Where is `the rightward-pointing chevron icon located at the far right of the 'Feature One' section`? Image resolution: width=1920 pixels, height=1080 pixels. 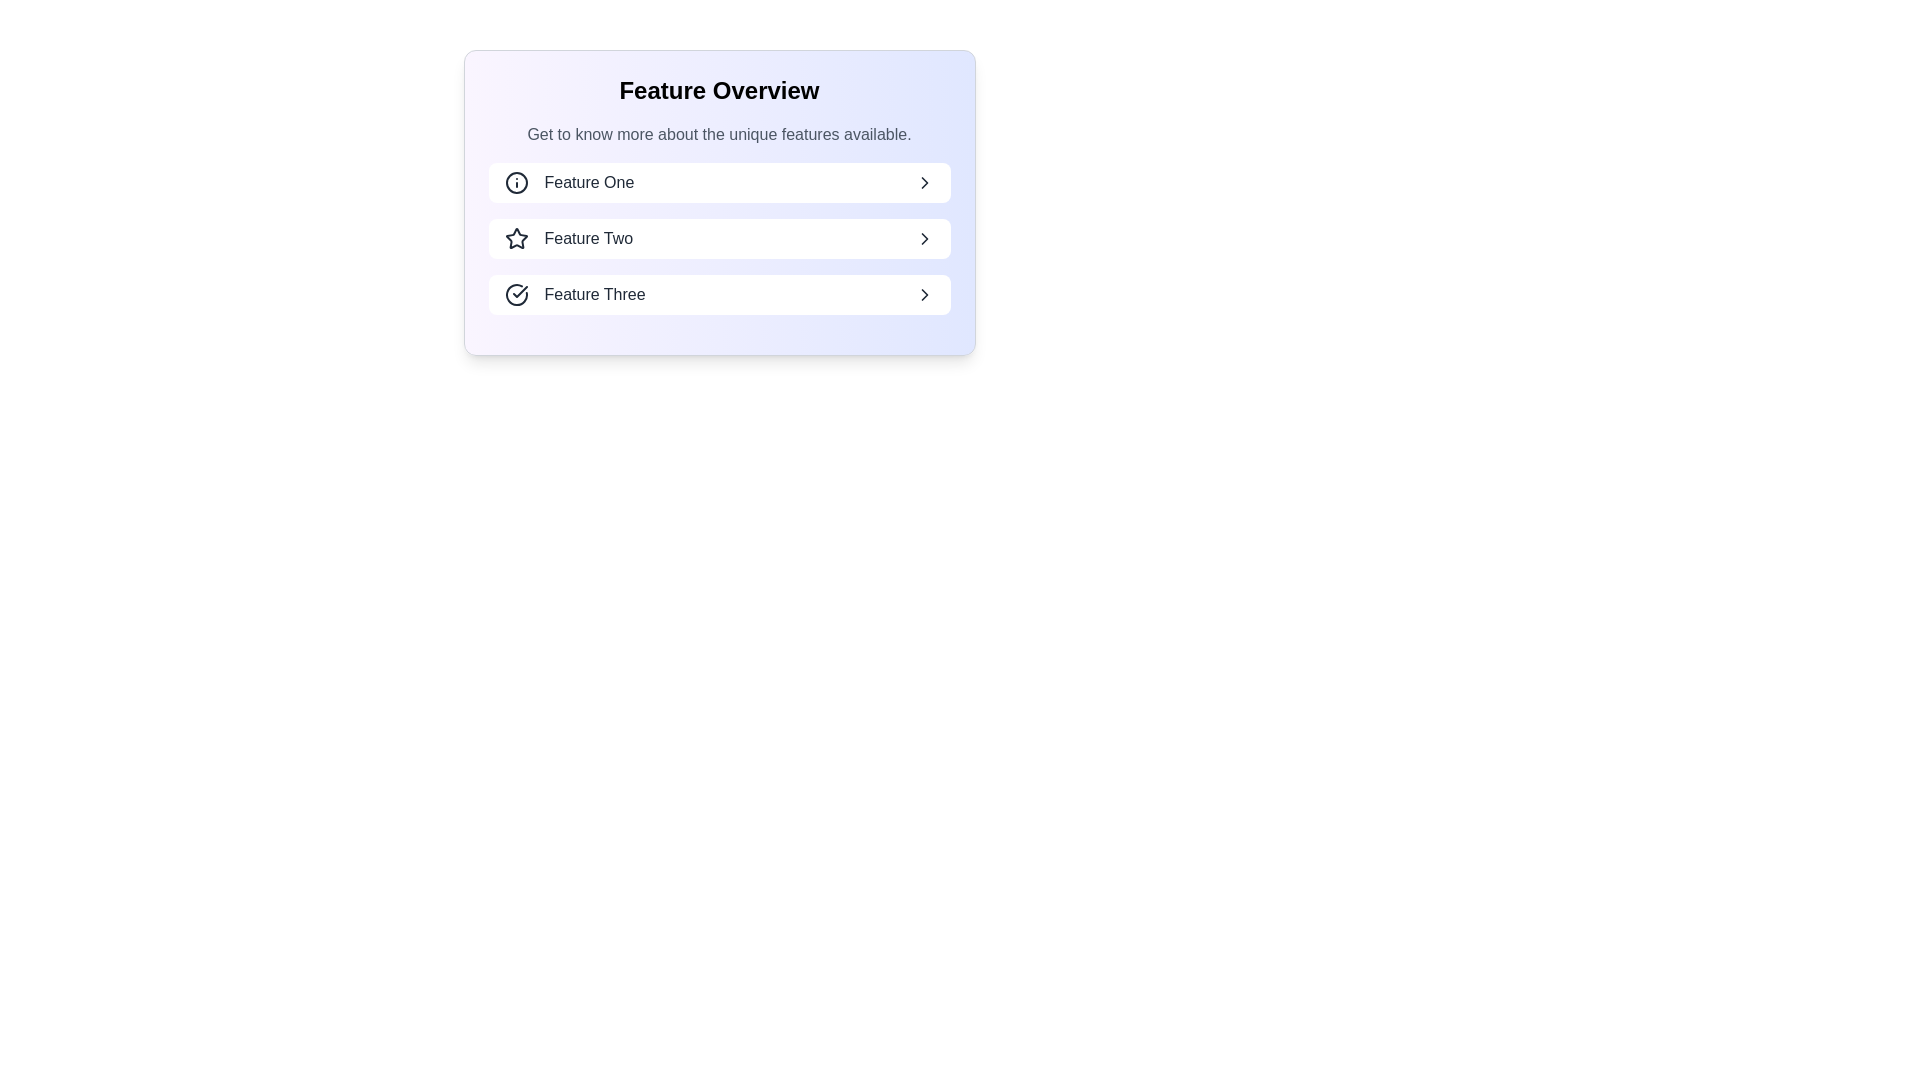
the rightward-pointing chevron icon located at the far right of the 'Feature One' section is located at coordinates (923, 182).